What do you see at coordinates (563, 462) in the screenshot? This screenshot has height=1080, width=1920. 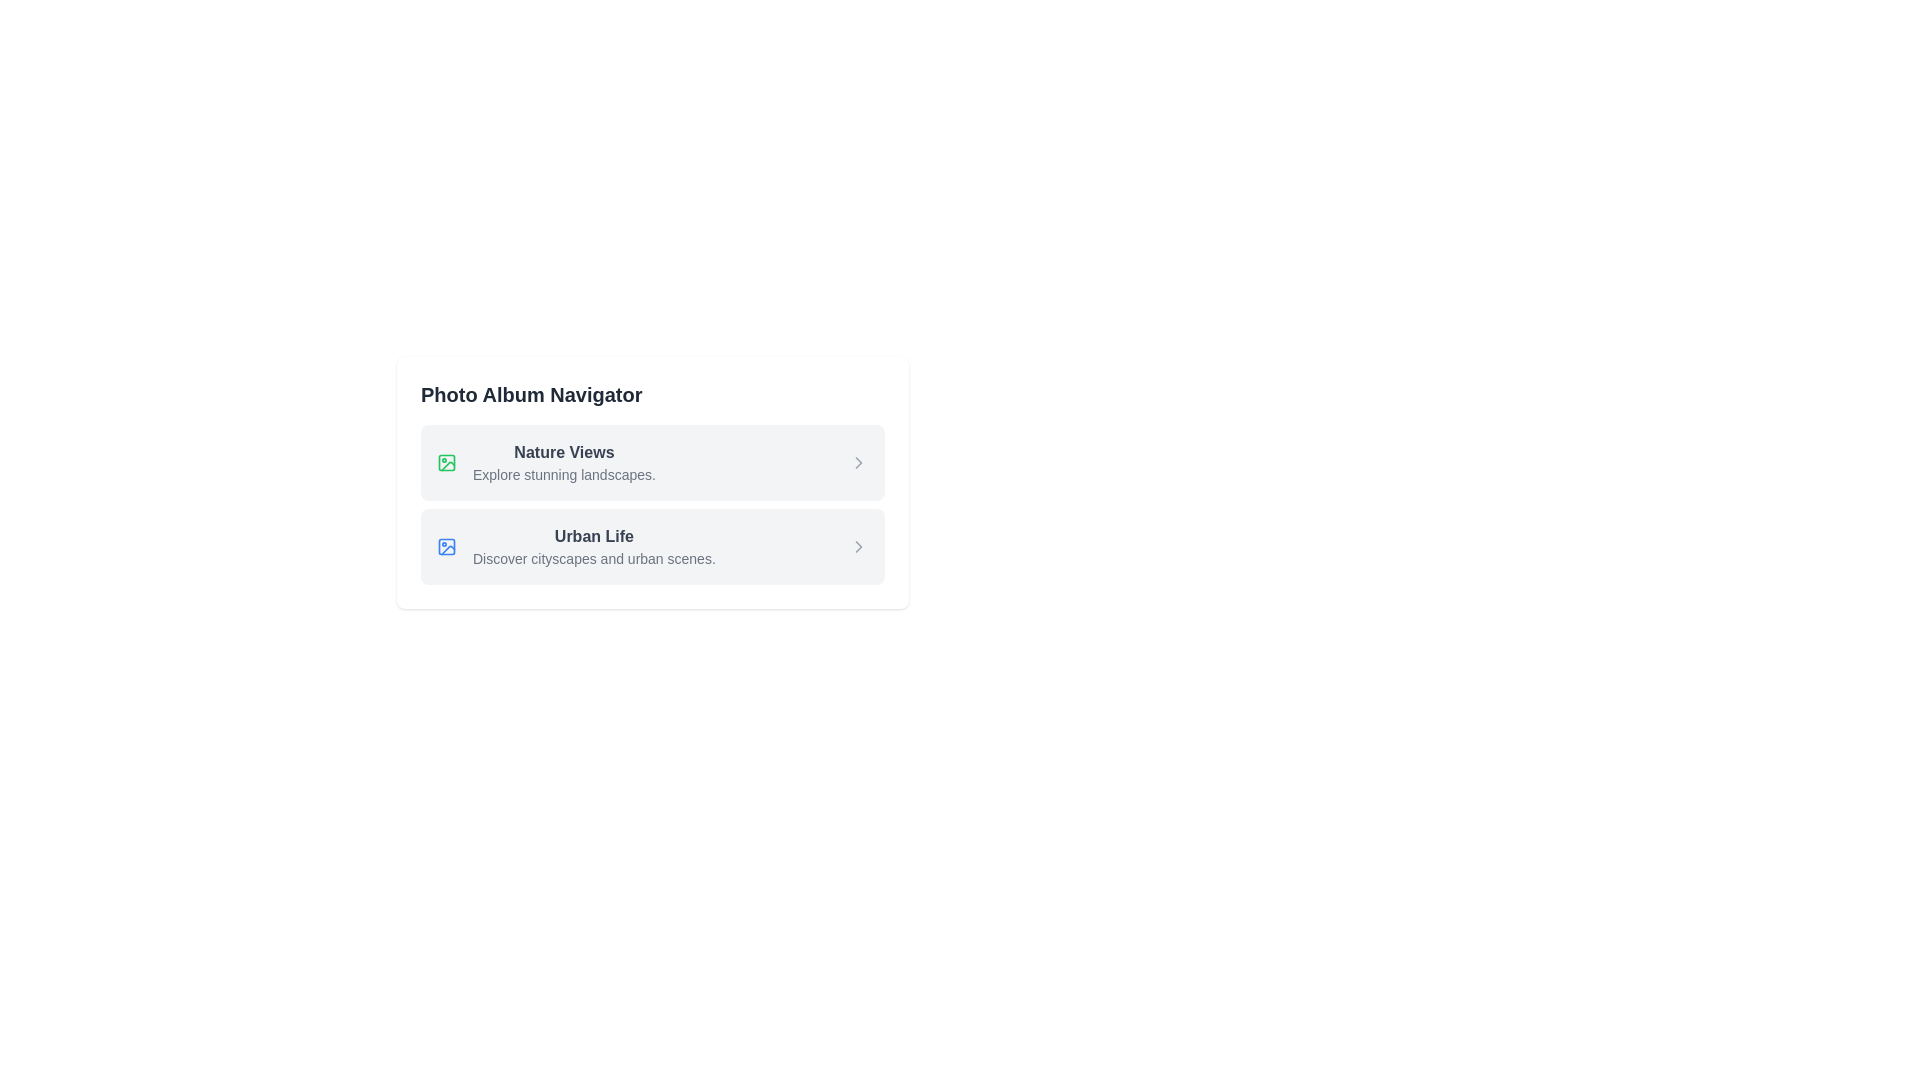 I see `the first list item titled 'Nature Views' under the 'Photo Album Navigator'` at bounding box center [563, 462].